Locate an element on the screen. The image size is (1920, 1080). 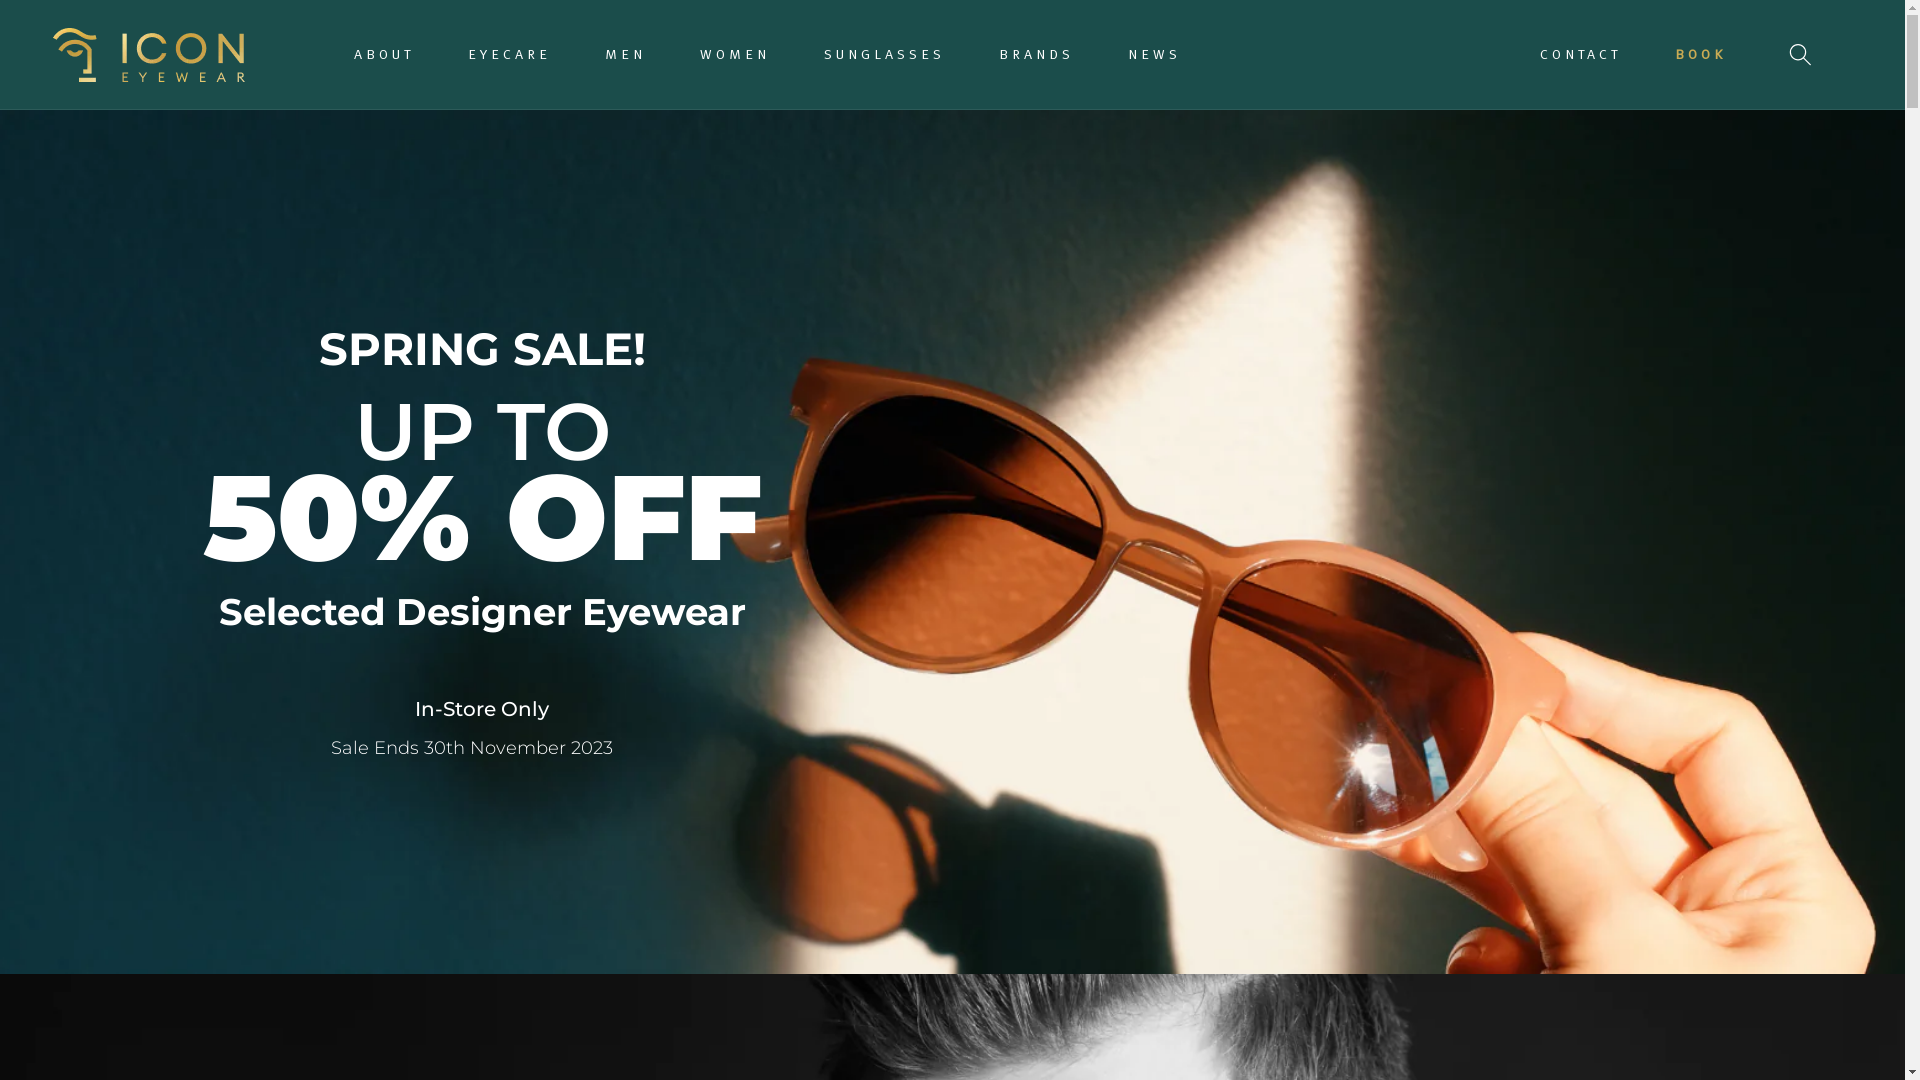
'SUNGLASSES' is located at coordinates (811, 53).